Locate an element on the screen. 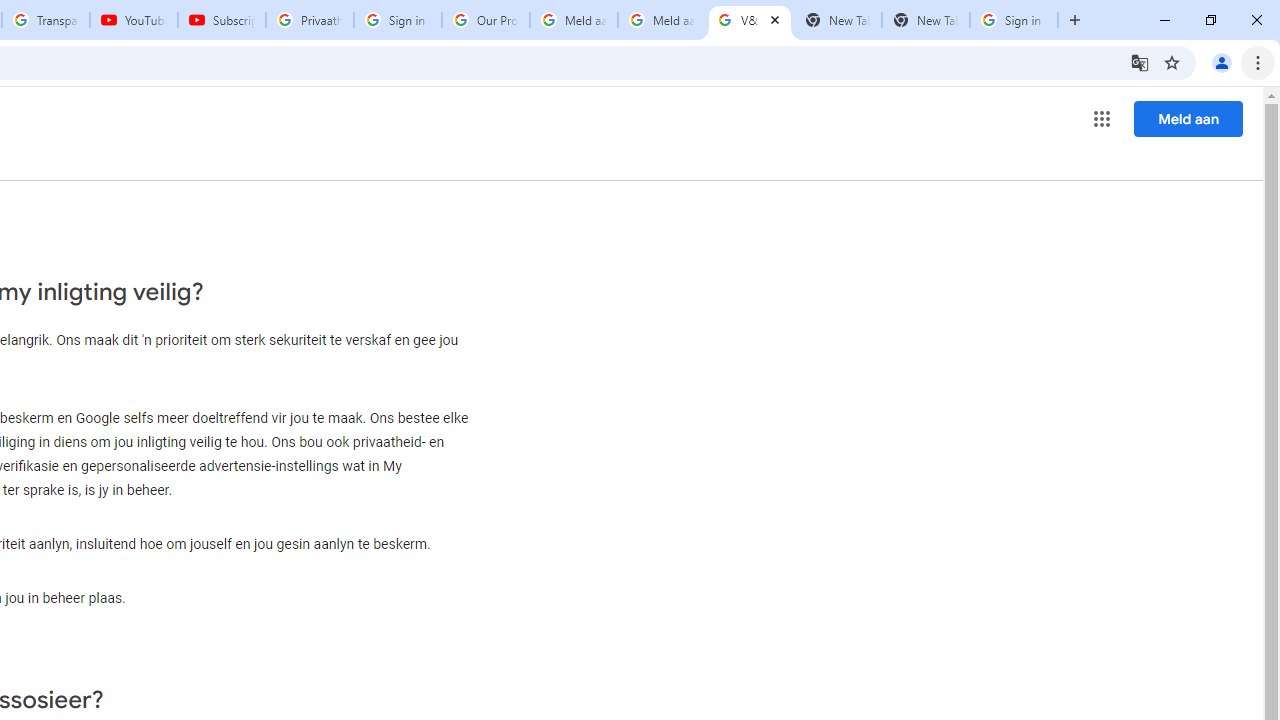  'Subscriptions - YouTube' is located at coordinates (222, 20).